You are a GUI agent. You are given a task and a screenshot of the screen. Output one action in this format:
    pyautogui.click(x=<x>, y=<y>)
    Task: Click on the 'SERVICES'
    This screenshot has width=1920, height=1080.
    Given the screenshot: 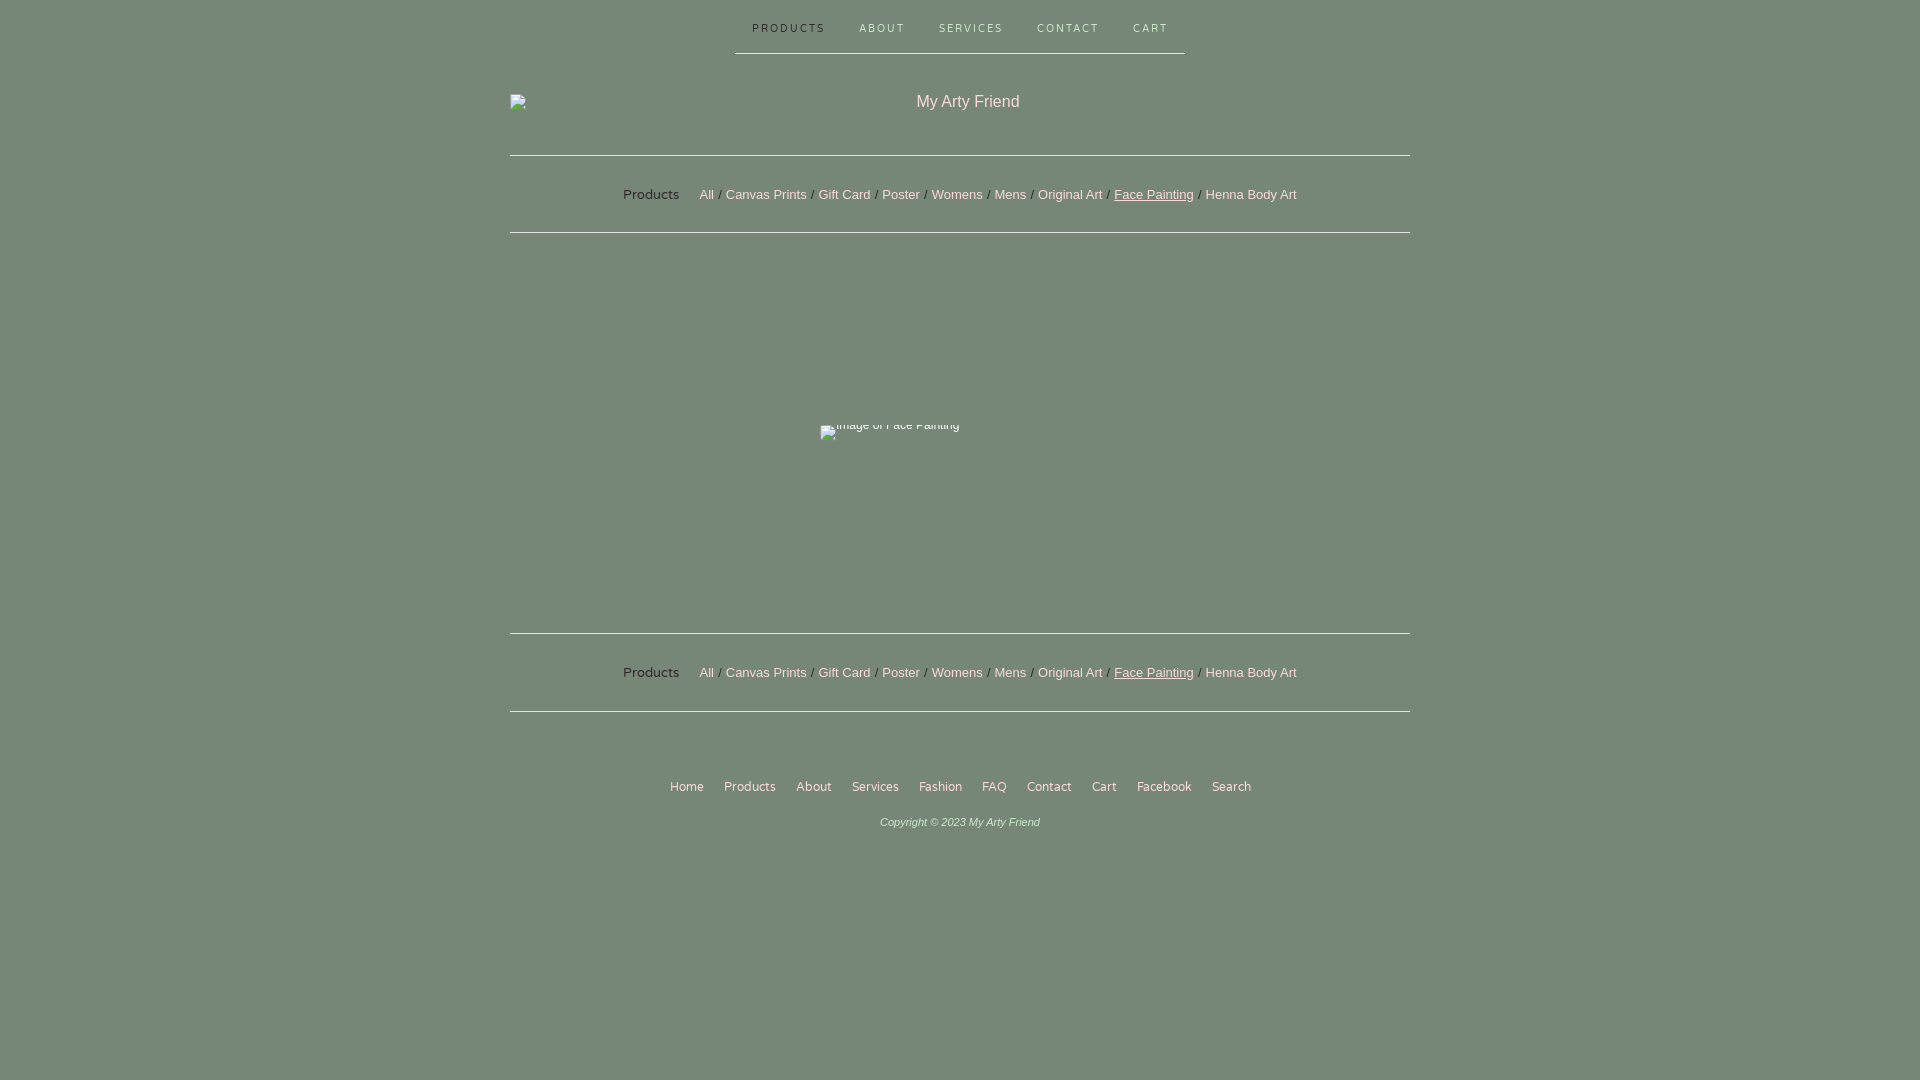 What is the action you would take?
    pyautogui.click(x=970, y=26)
    